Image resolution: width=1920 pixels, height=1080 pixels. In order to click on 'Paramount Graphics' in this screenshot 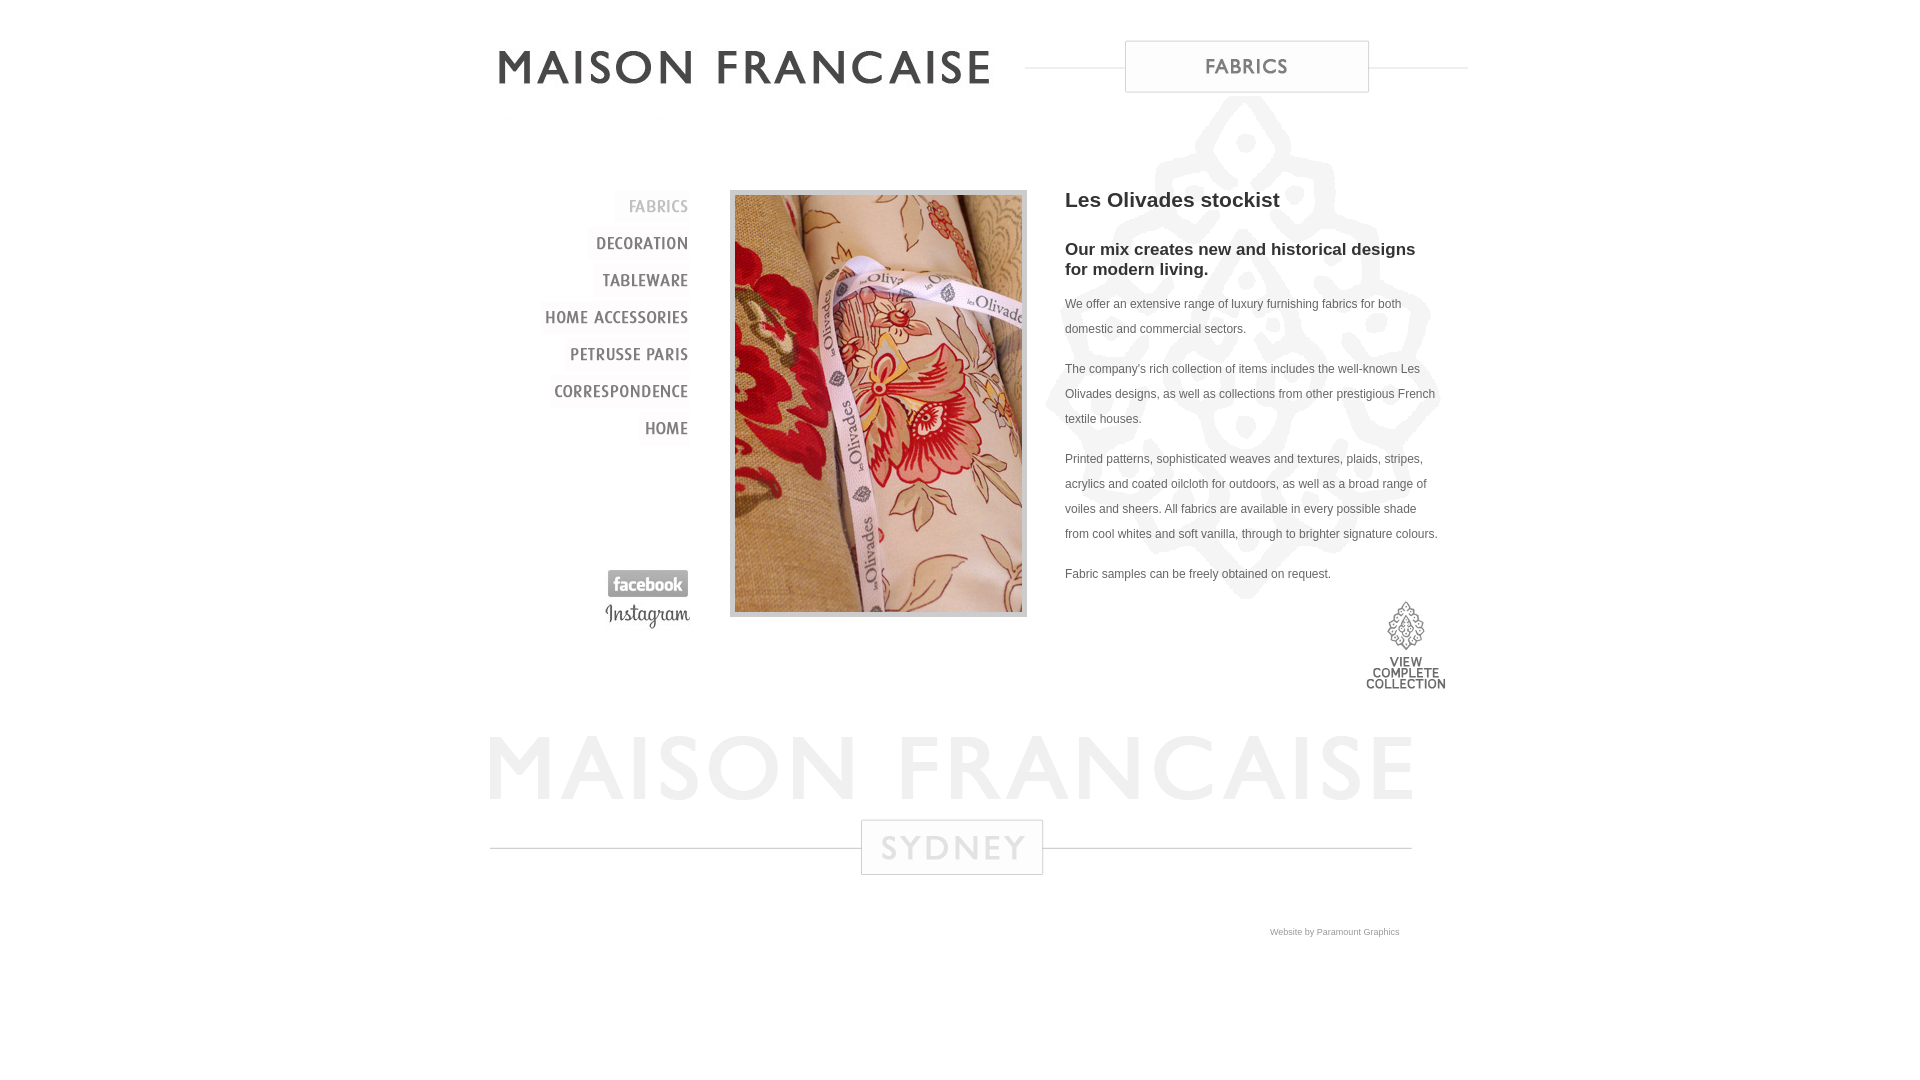, I will do `click(1358, 932)`.